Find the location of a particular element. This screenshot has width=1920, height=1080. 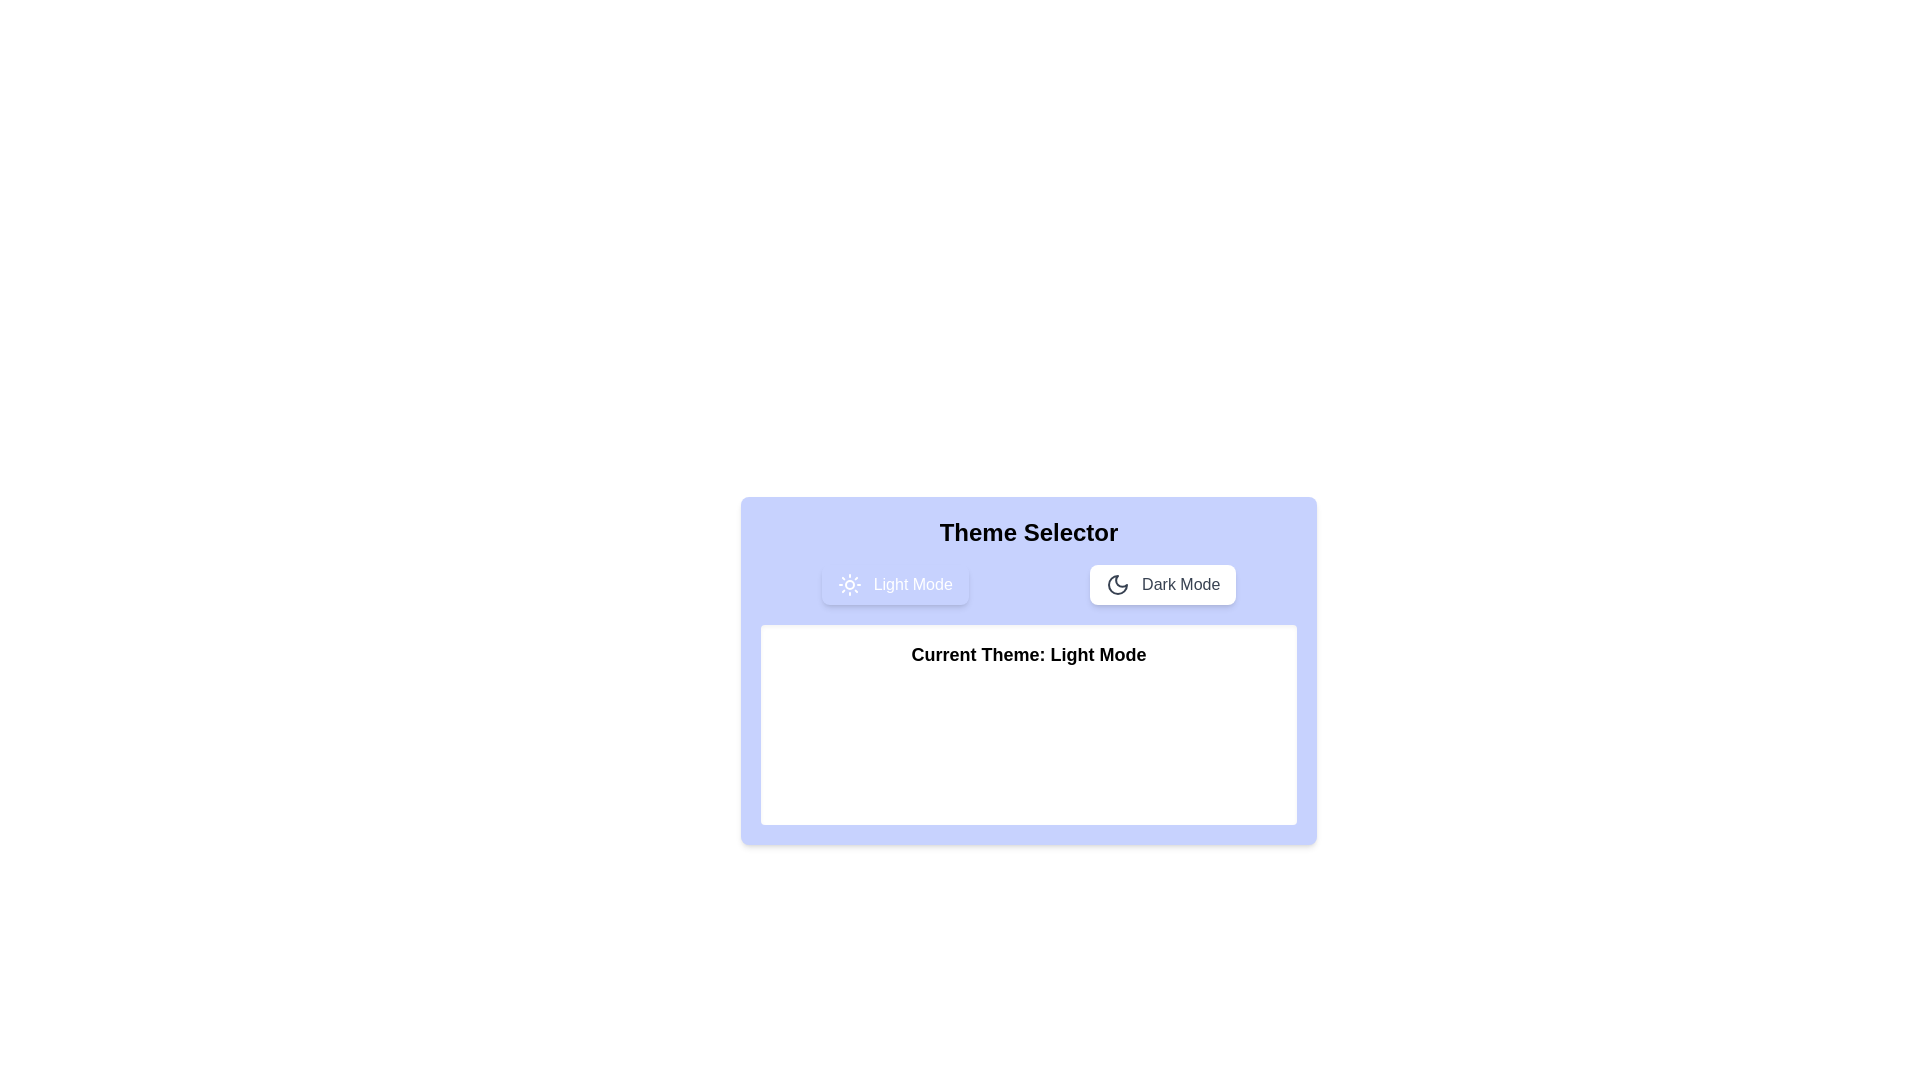

the 'Light Mode' button to select the light theme is located at coordinates (893, 585).